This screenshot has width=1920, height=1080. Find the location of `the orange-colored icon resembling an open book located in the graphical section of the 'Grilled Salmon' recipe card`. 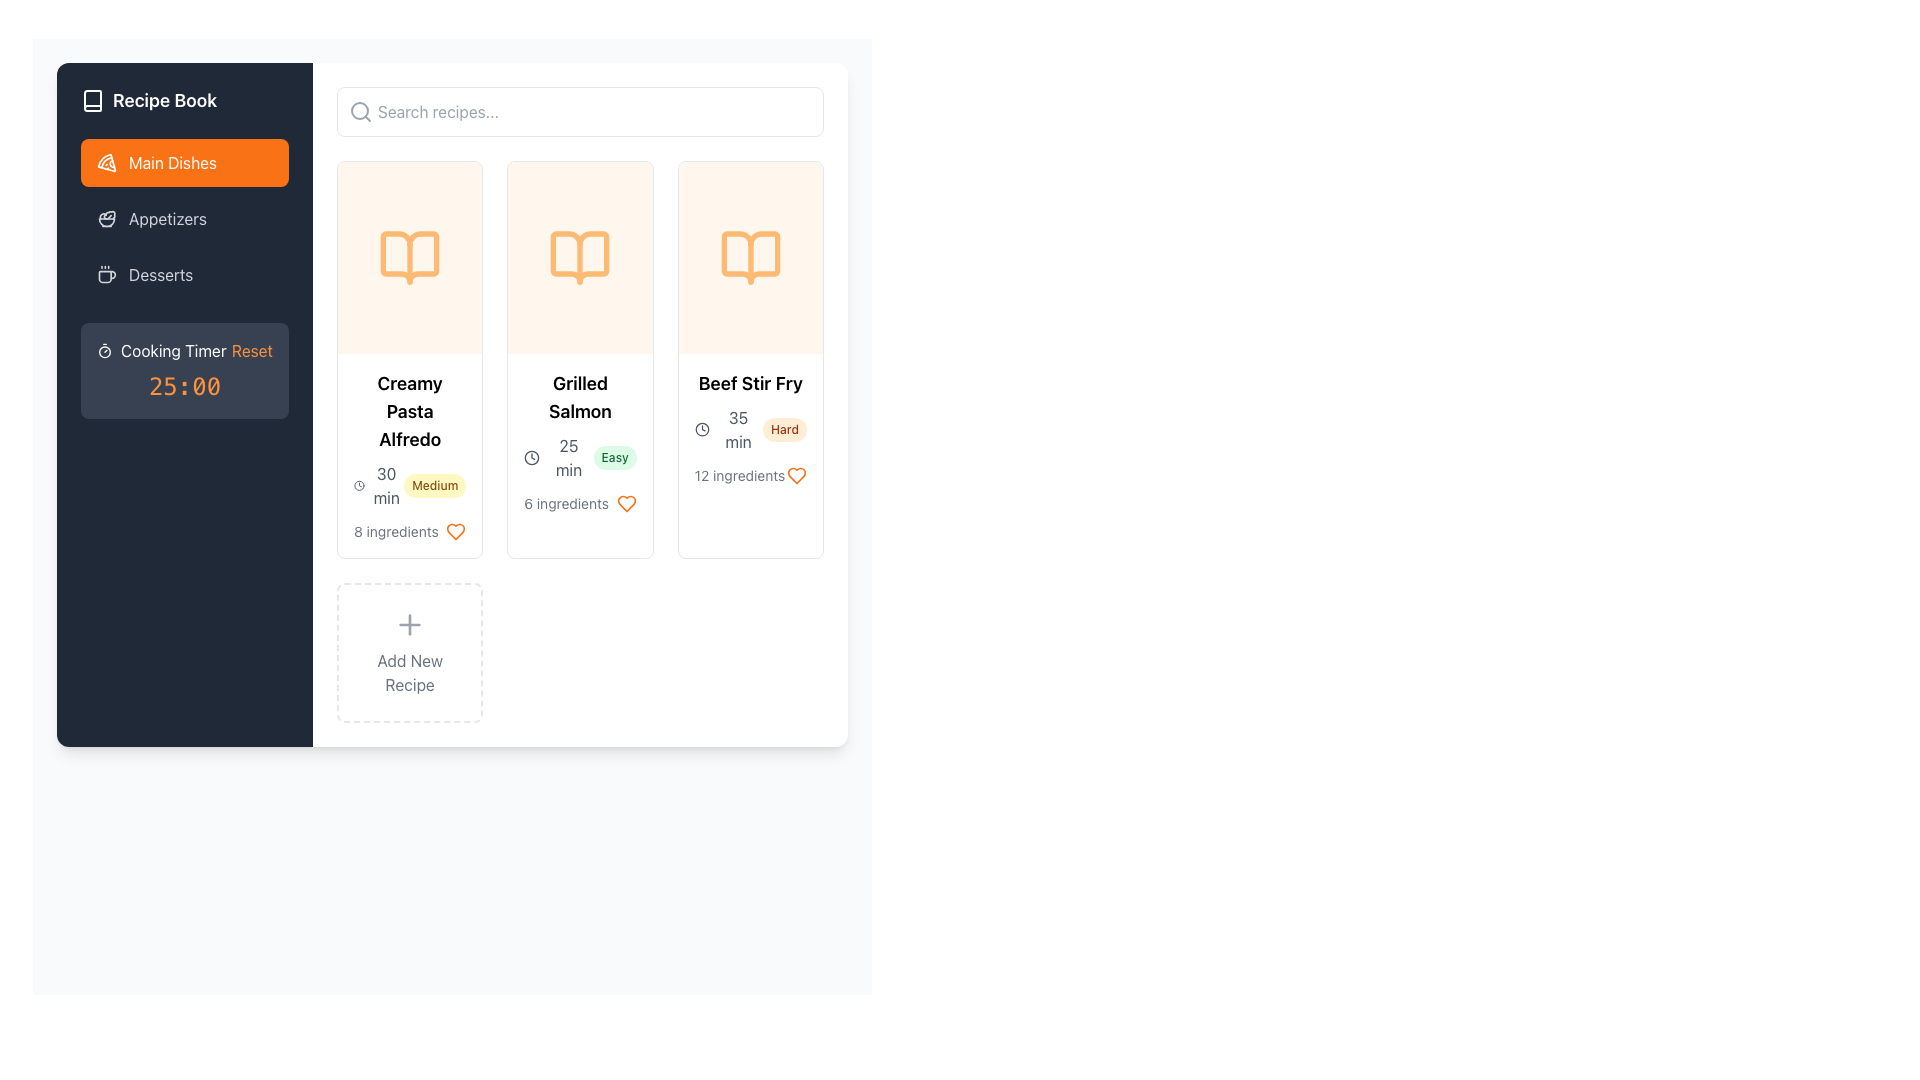

the orange-colored icon resembling an open book located in the graphical section of the 'Grilled Salmon' recipe card is located at coordinates (579, 257).